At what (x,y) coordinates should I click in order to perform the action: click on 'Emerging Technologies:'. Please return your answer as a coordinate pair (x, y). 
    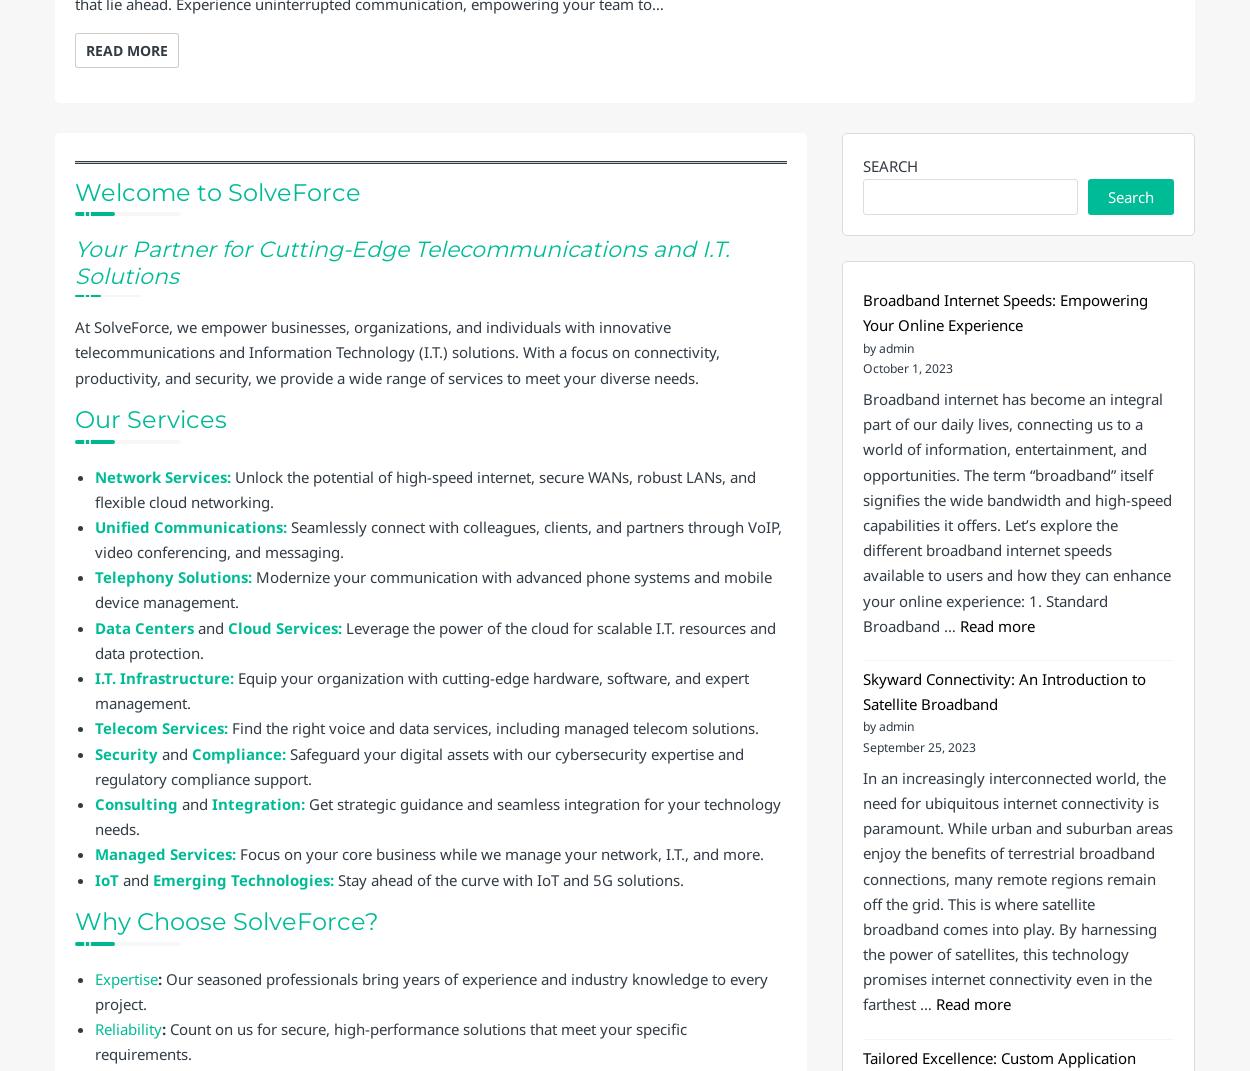
    Looking at the image, I should click on (242, 878).